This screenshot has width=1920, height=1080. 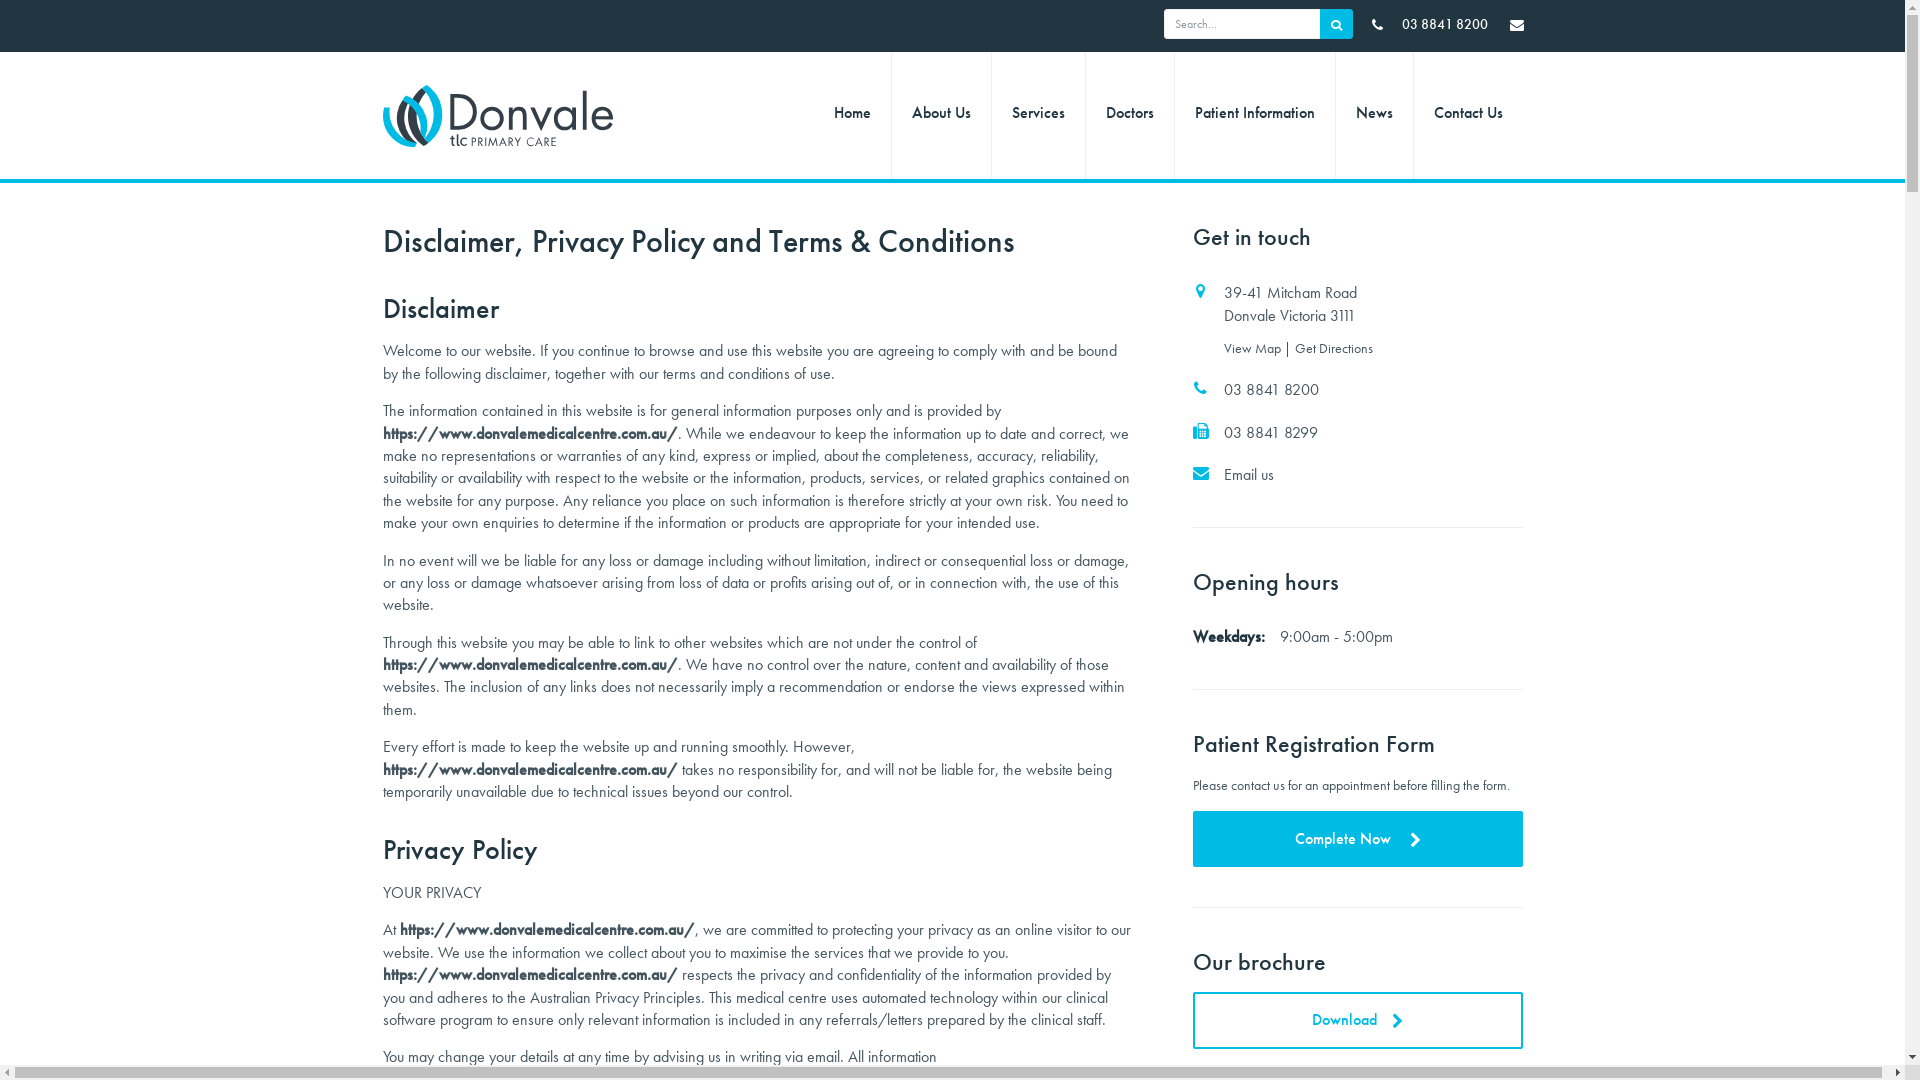 What do you see at coordinates (1433, 115) in the screenshot?
I see `'Contact Us'` at bounding box center [1433, 115].